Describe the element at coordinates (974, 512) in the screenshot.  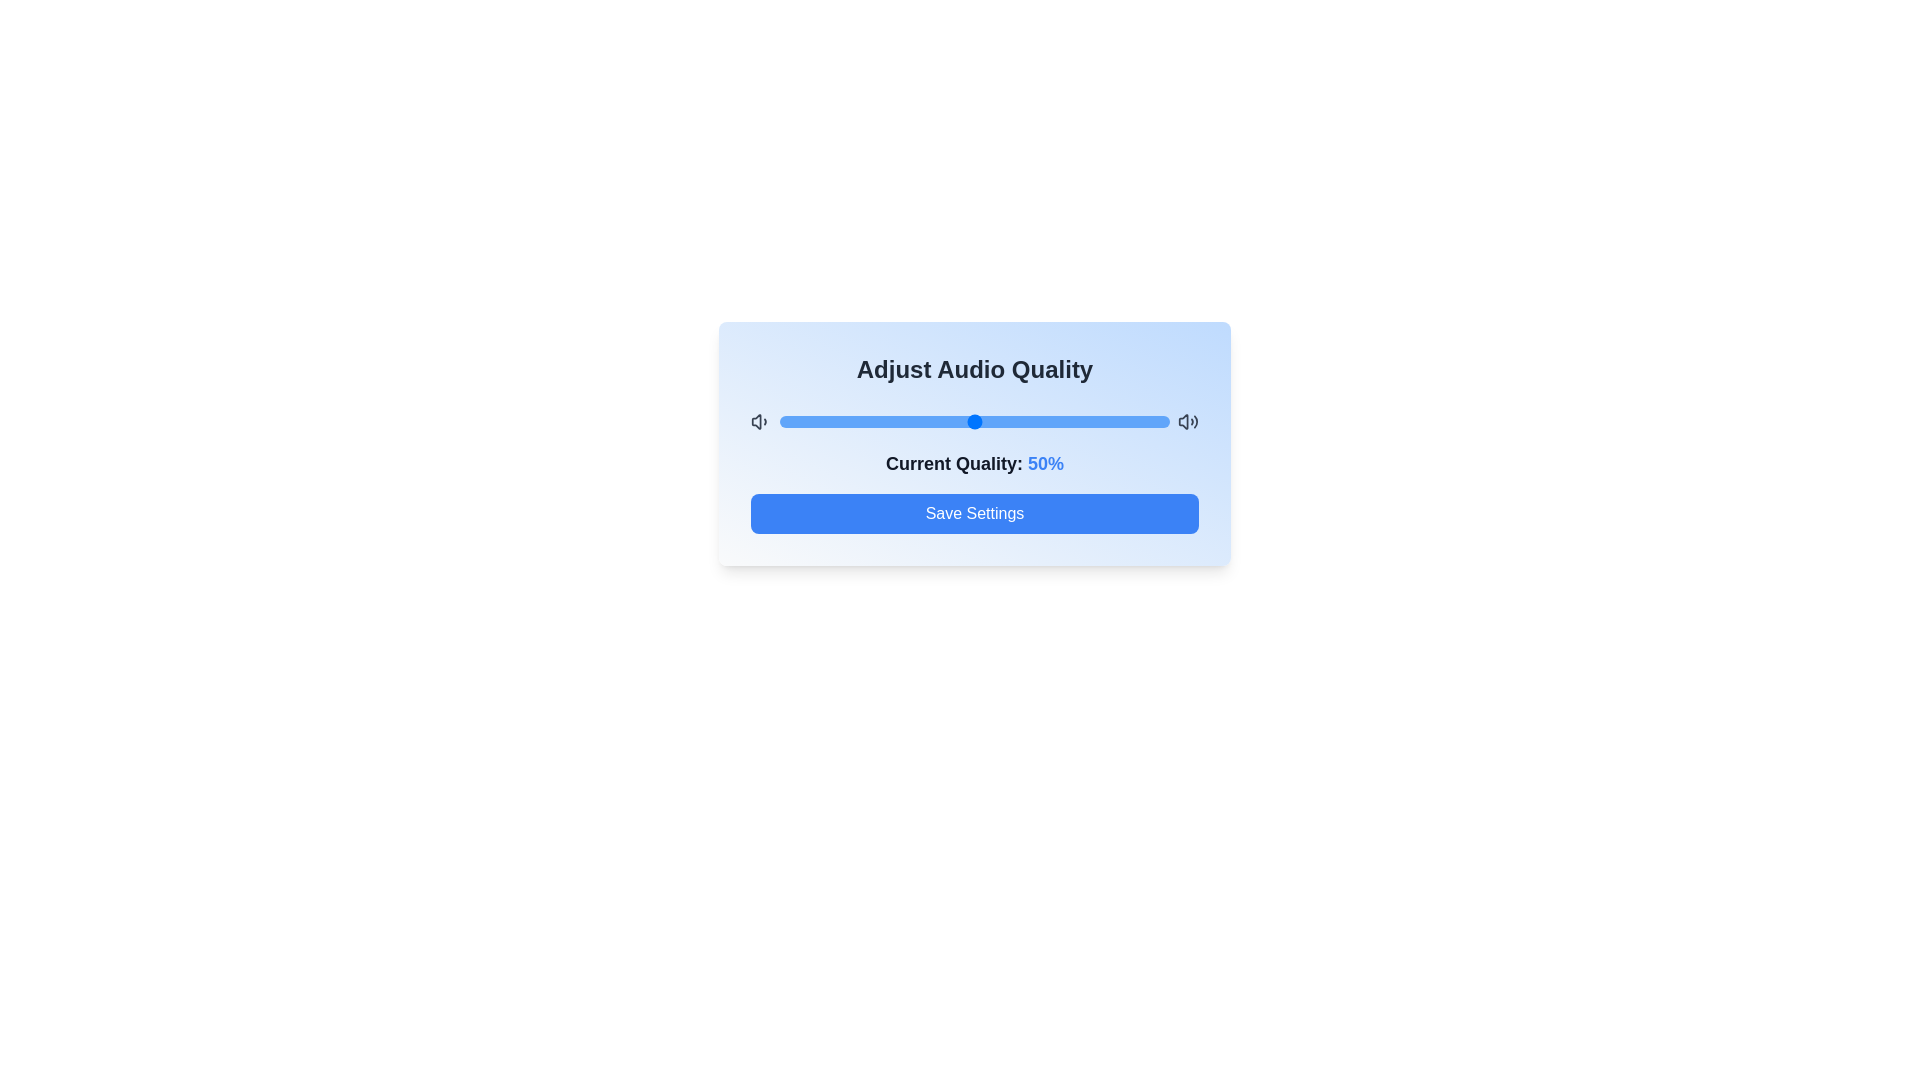
I see `'Save Settings' button to save the selected audio quality` at that location.